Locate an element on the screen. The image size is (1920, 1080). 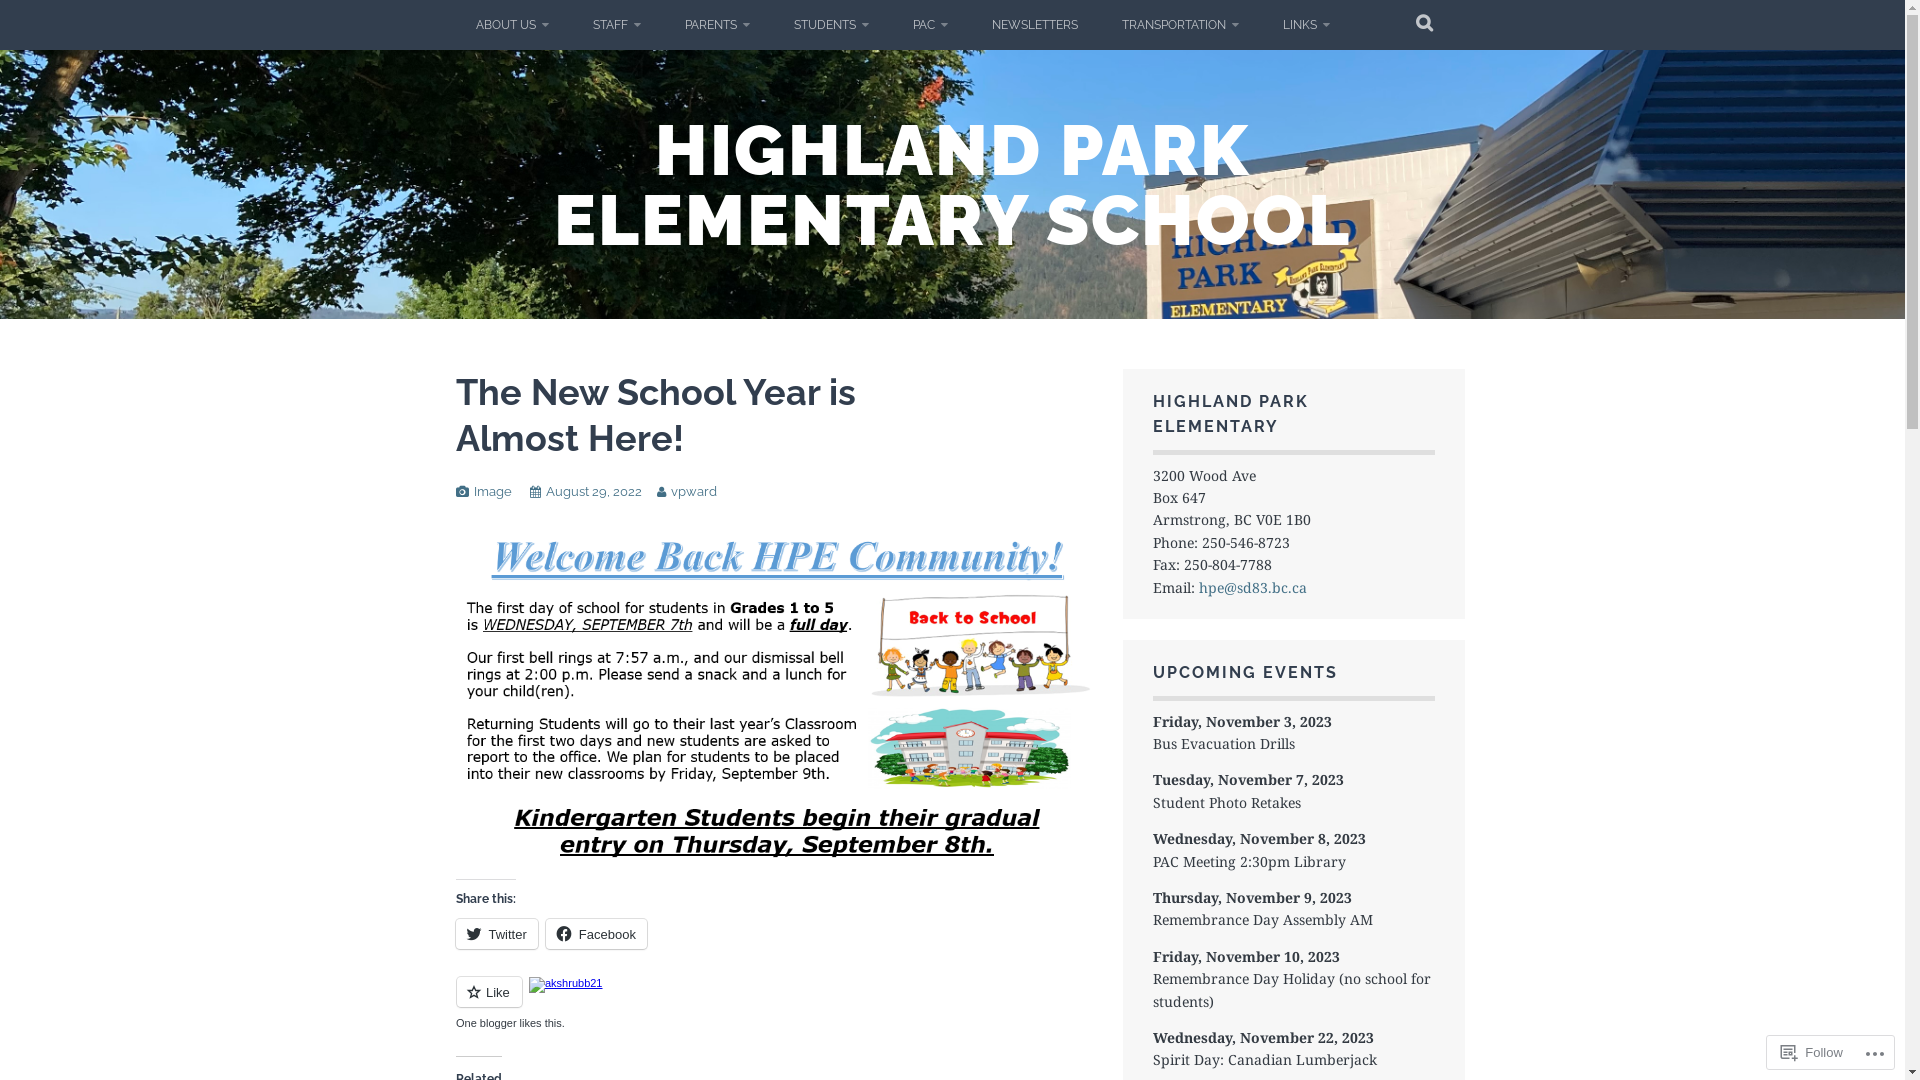
'Facebook' is located at coordinates (546, 933).